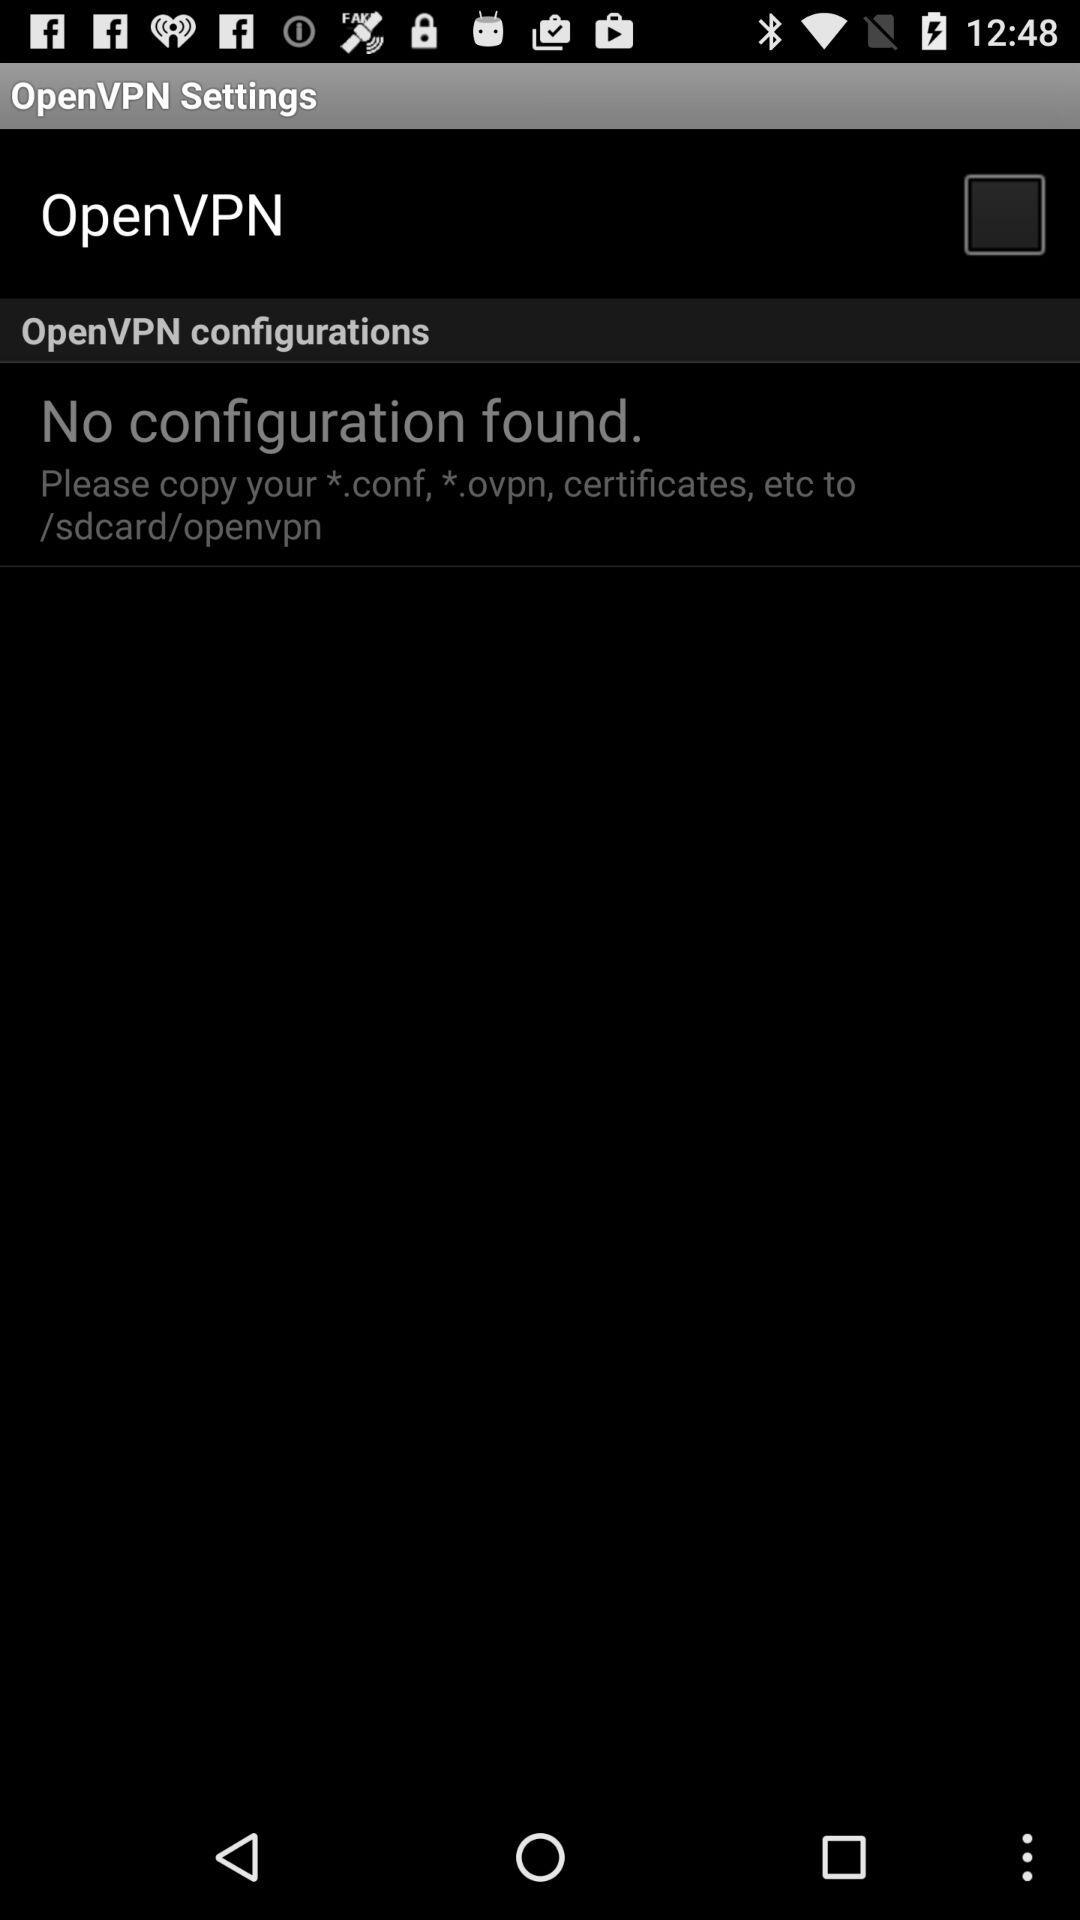 The width and height of the screenshot is (1080, 1920). I want to click on item below openvpn configurations icon, so click(341, 417).